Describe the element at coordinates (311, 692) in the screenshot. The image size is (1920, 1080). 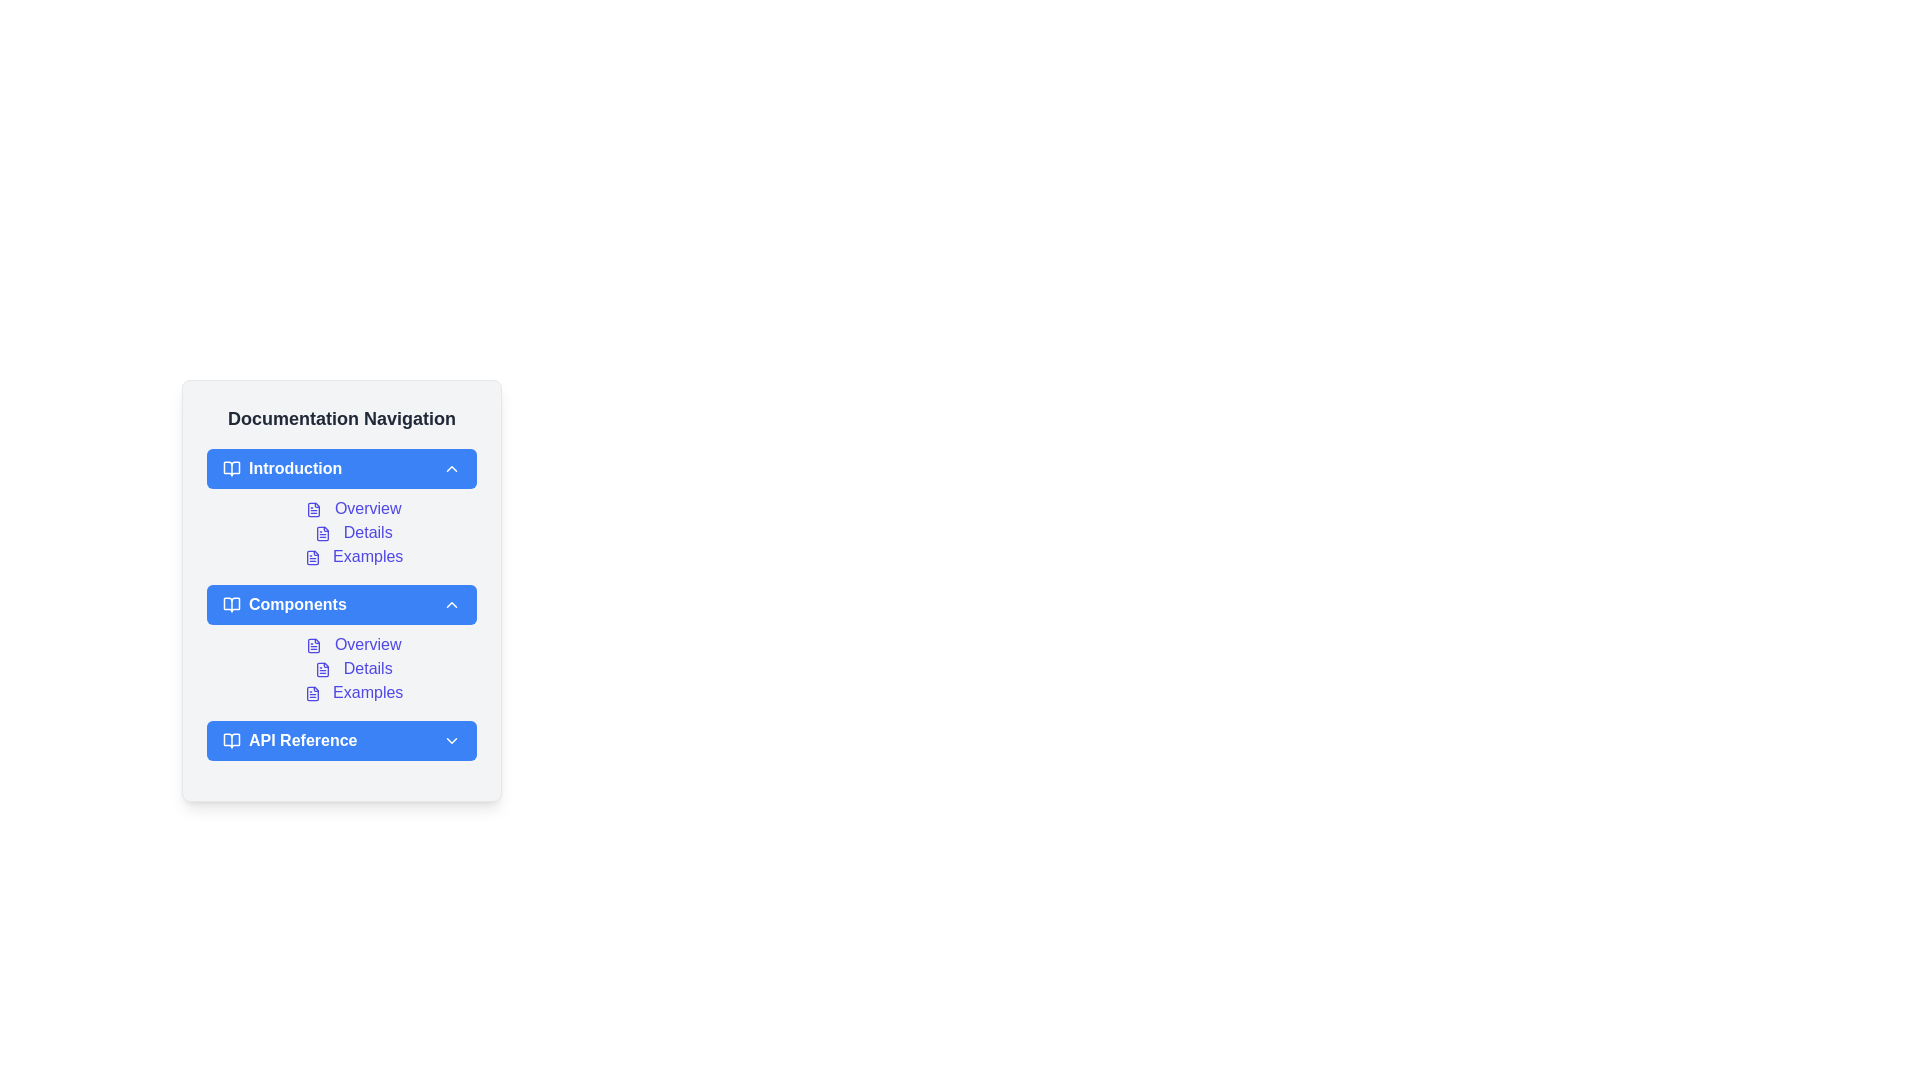
I see `the 'Examples' icon in the navigation menu, which is located in the 'Components' section and is positioned to the left of the text 'Examples'` at that location.